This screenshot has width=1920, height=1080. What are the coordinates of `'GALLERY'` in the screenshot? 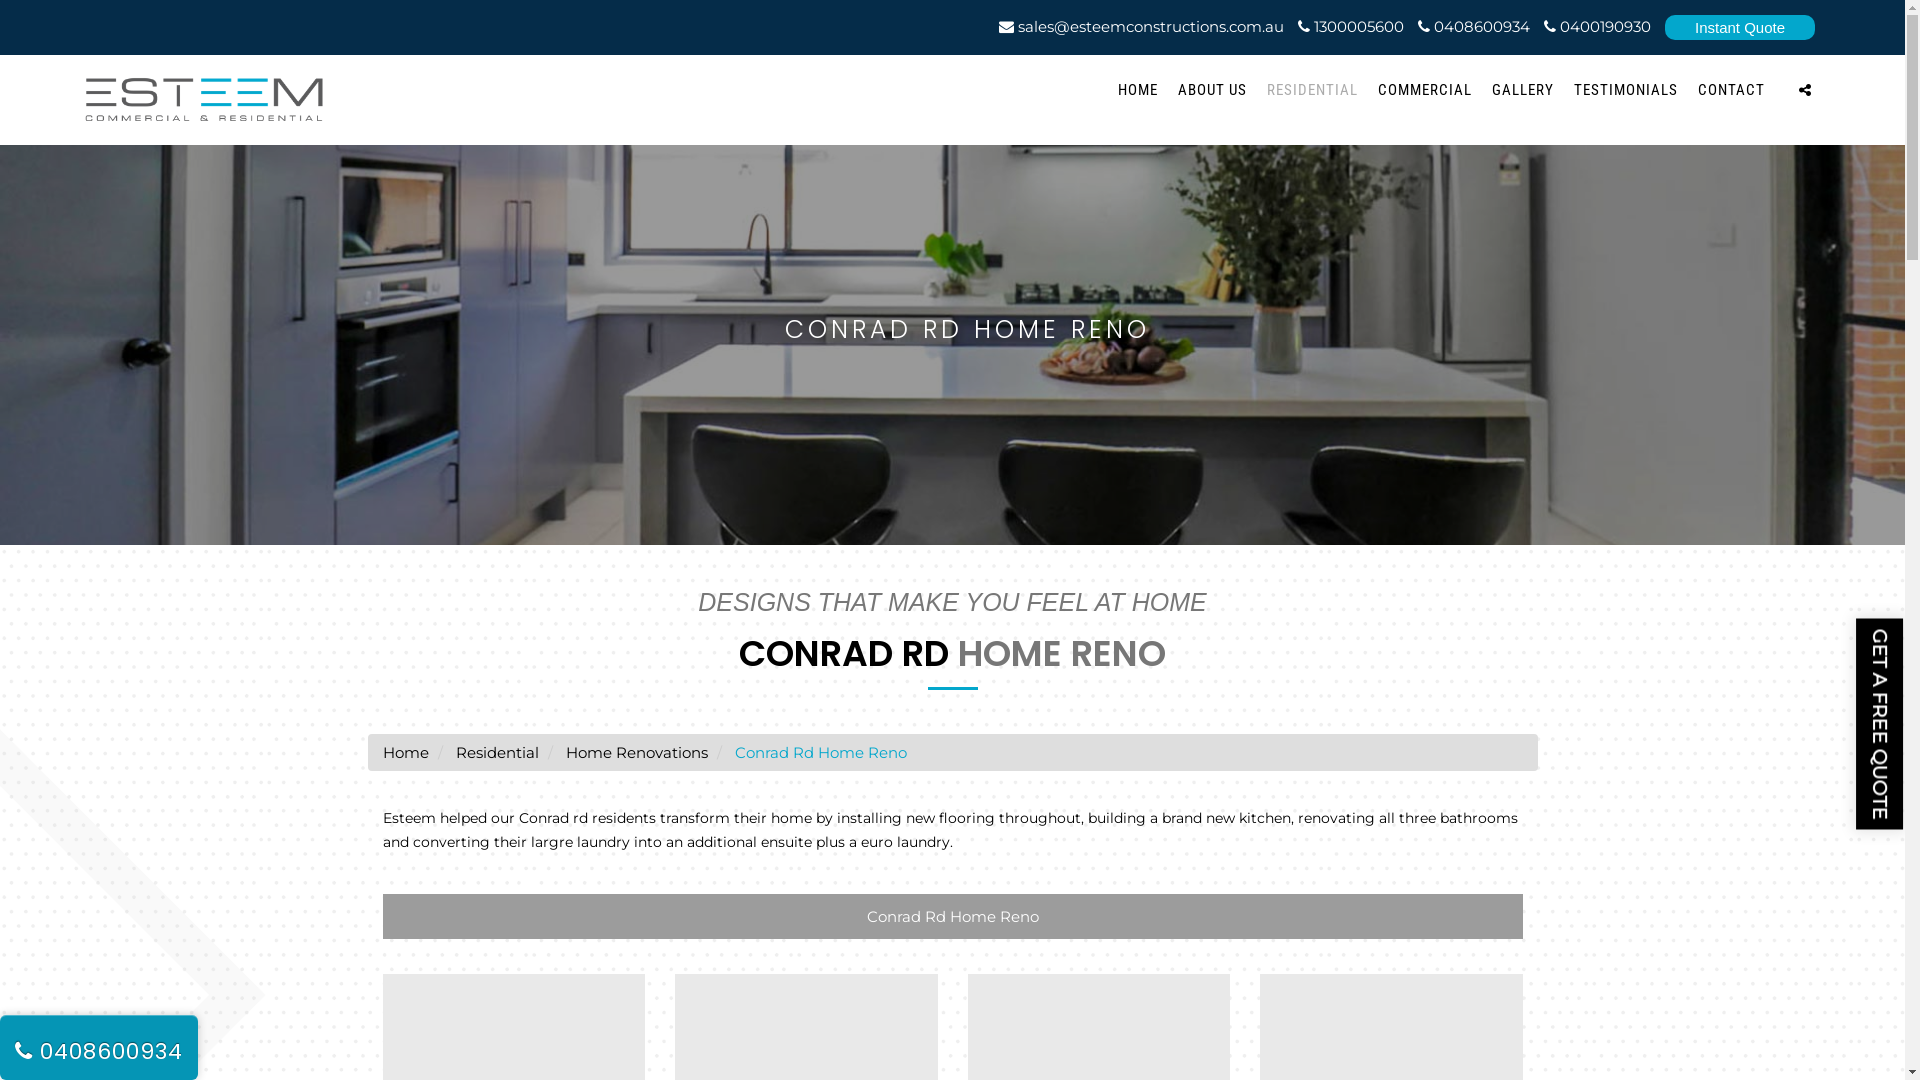 It's located at (1492, 88).